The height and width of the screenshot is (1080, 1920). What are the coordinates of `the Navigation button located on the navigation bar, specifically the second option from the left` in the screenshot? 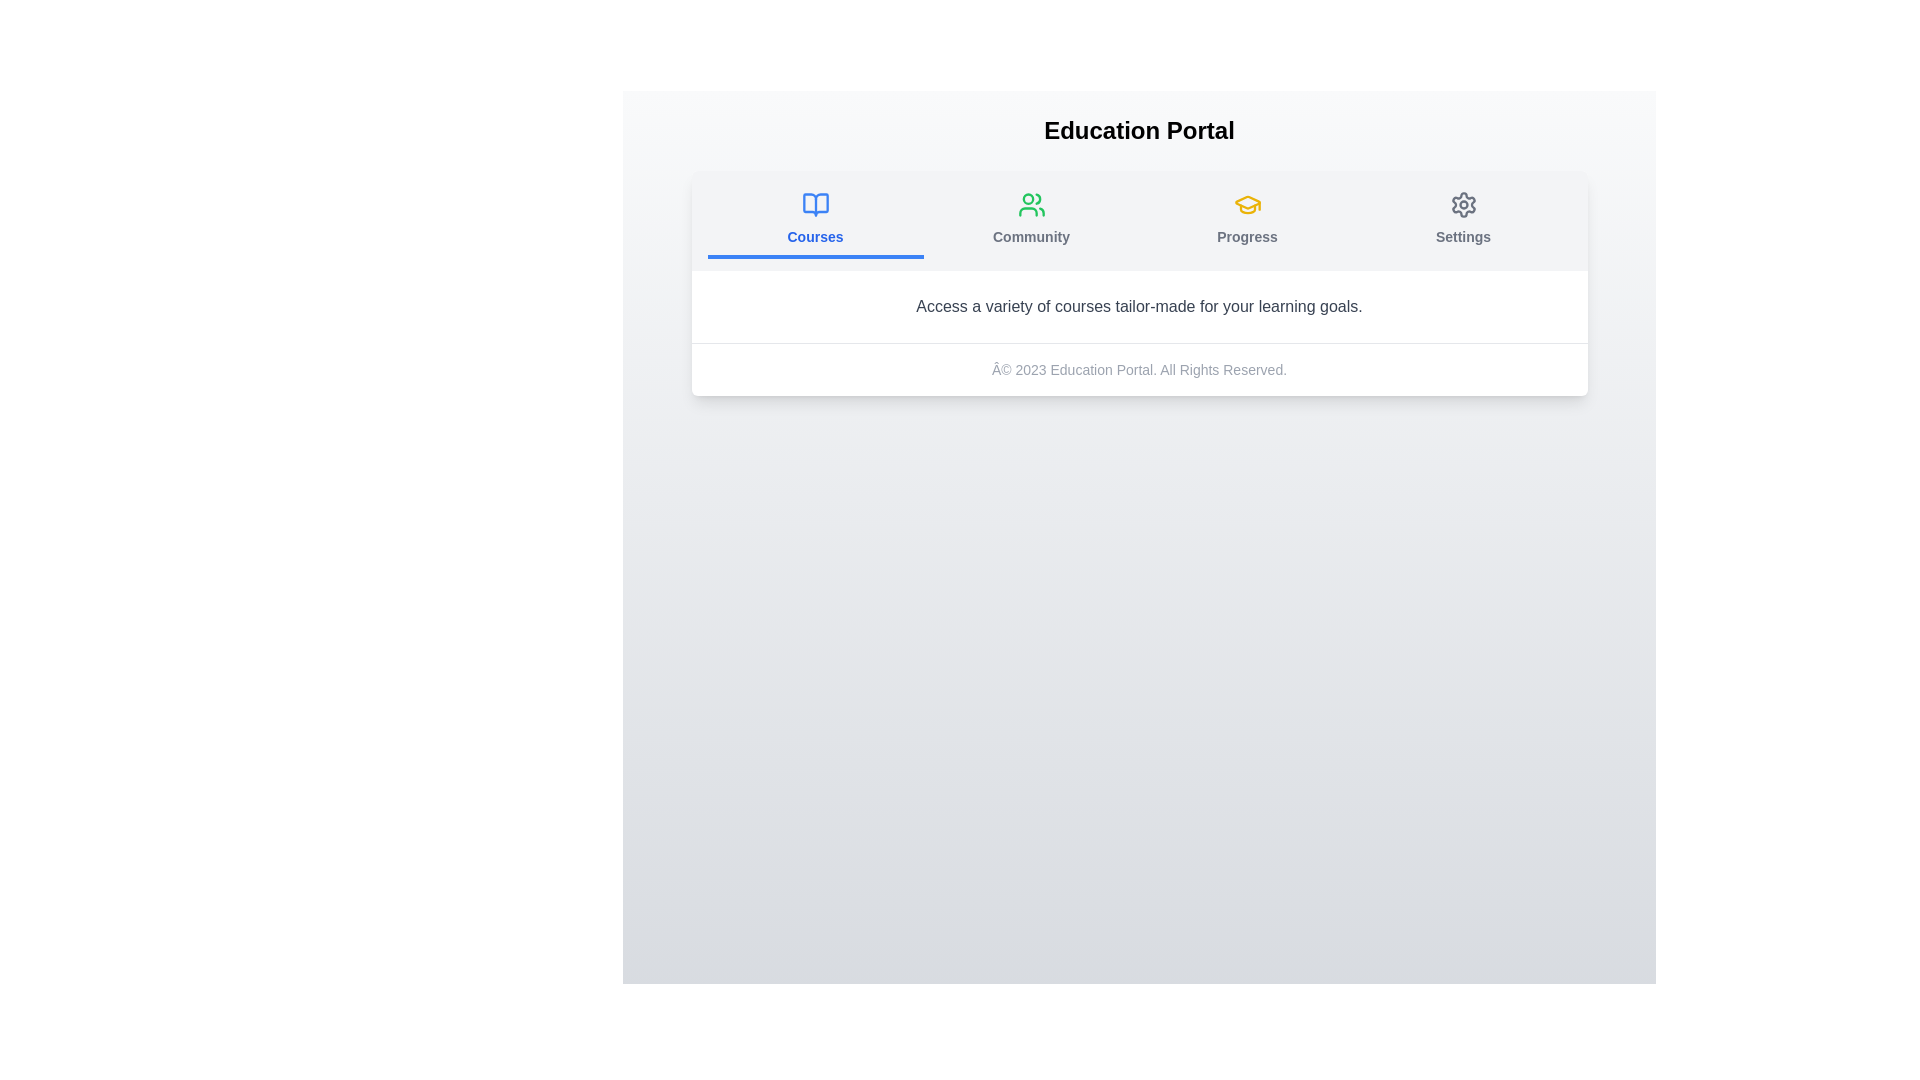 It's located at (1031, 220).